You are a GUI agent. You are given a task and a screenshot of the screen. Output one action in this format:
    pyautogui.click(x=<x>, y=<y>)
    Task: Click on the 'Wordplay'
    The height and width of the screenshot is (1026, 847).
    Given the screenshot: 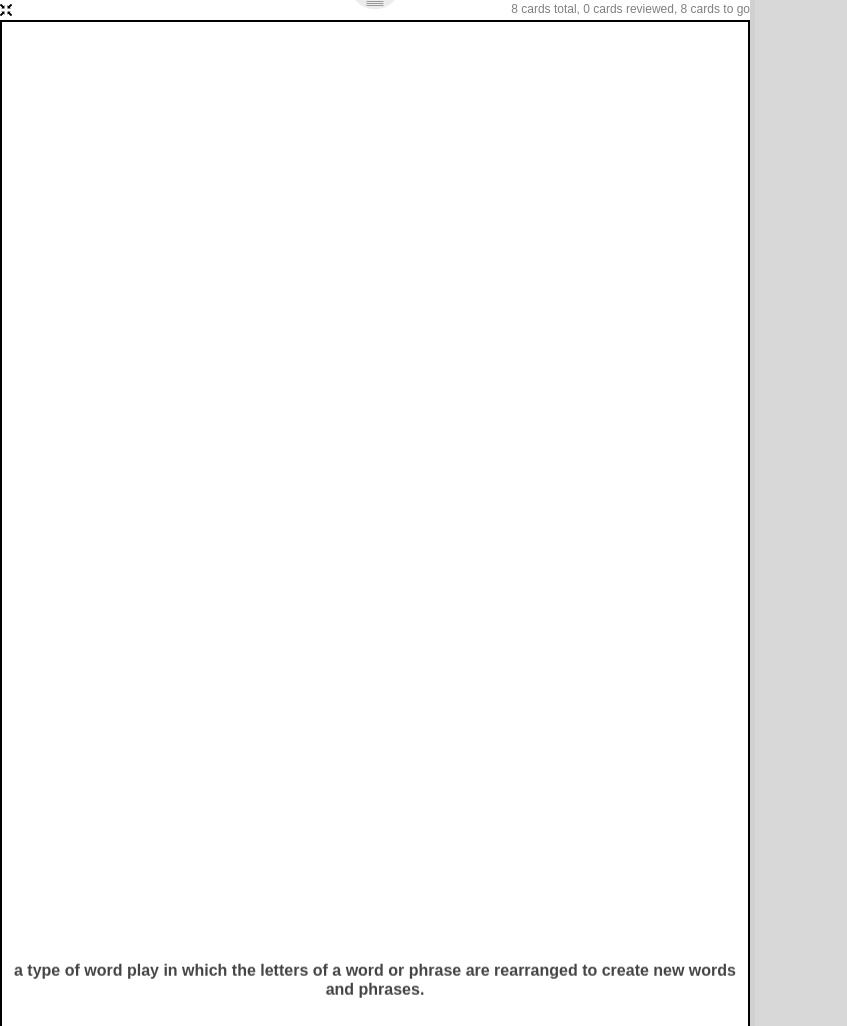 What is the action you would take?
    pyautogui.click(x=102, y=256)
    